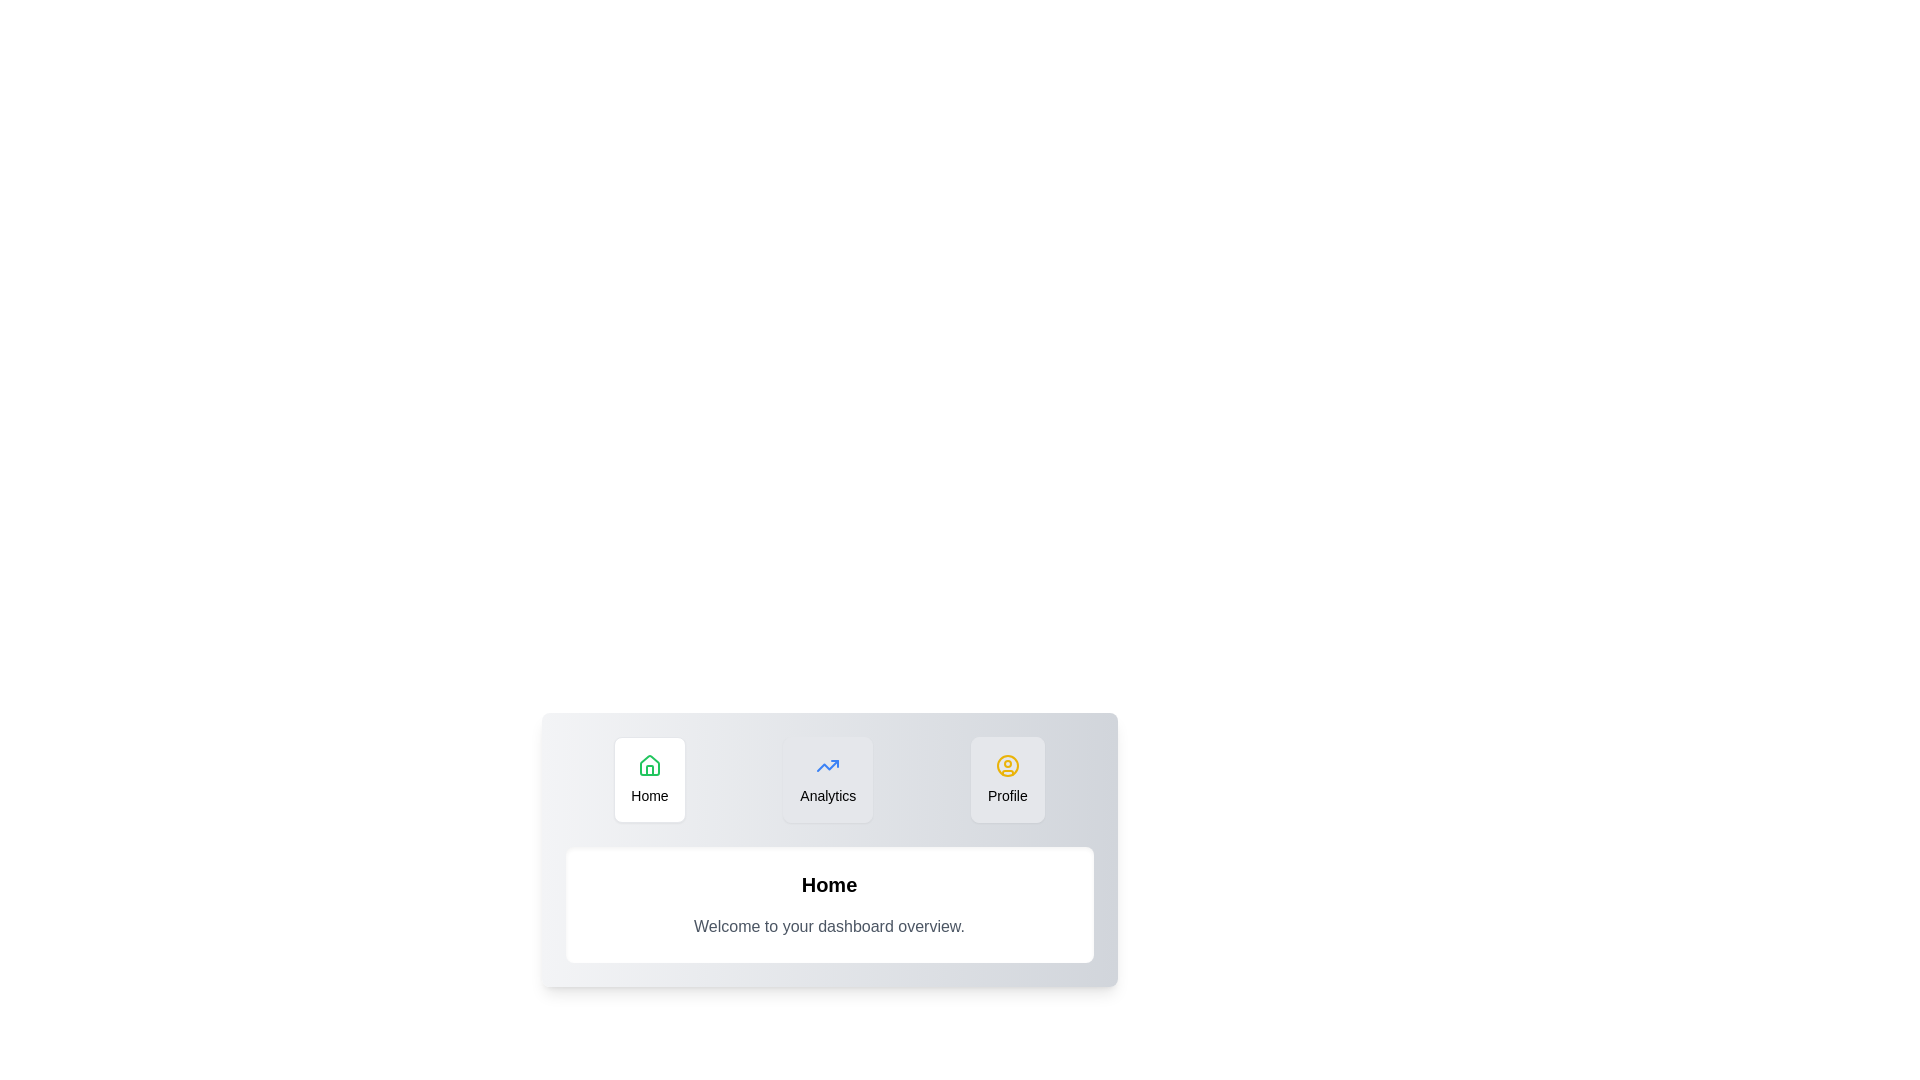 This screenshot has width=1920, height=1080. What do you see at coordinates (1007, 778) in the screenshot?
I see `the Profile tab to observe the hover effect` at bounding box center [1007, 778].